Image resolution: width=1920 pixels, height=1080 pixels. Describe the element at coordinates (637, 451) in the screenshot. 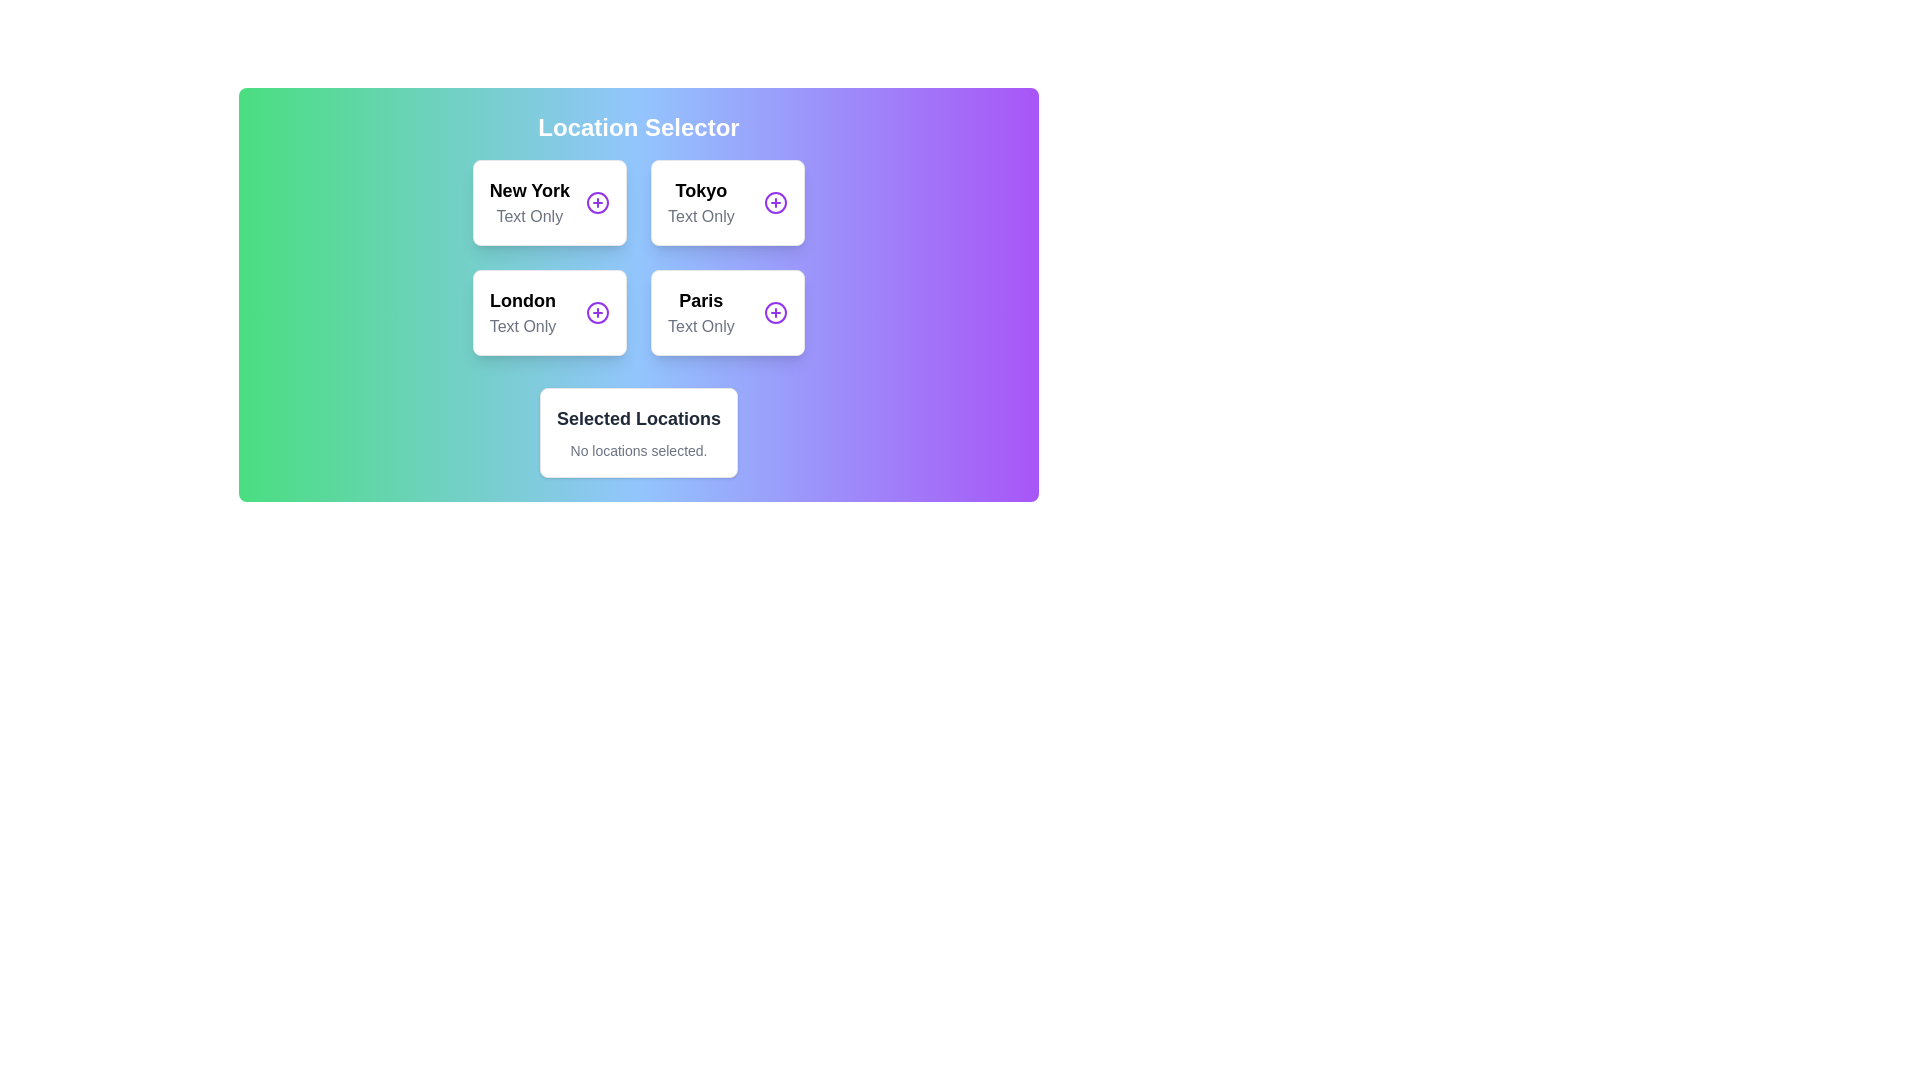

I see `text displayed in small, gray font that says 'No locations selected.' positioned within the 'Selected Locations' panel` at that location.